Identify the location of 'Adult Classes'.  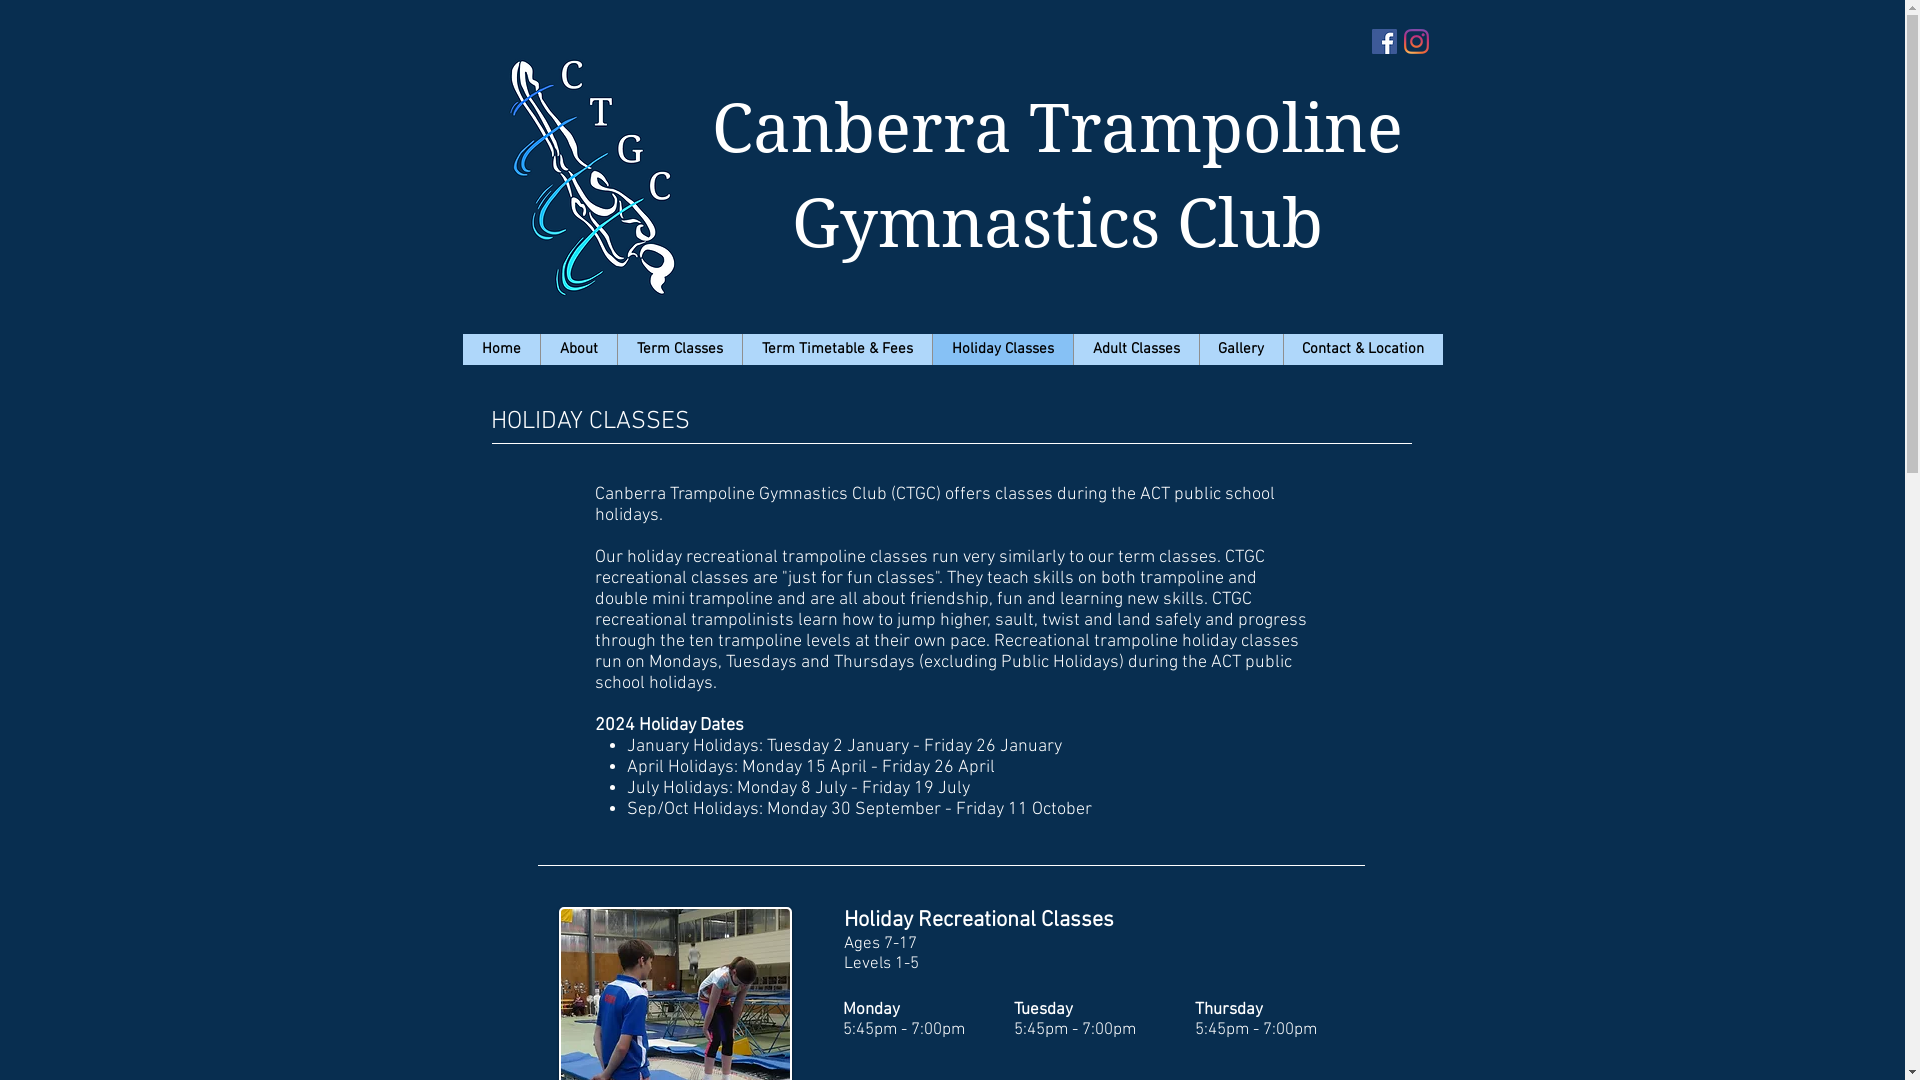
(1134, 348).